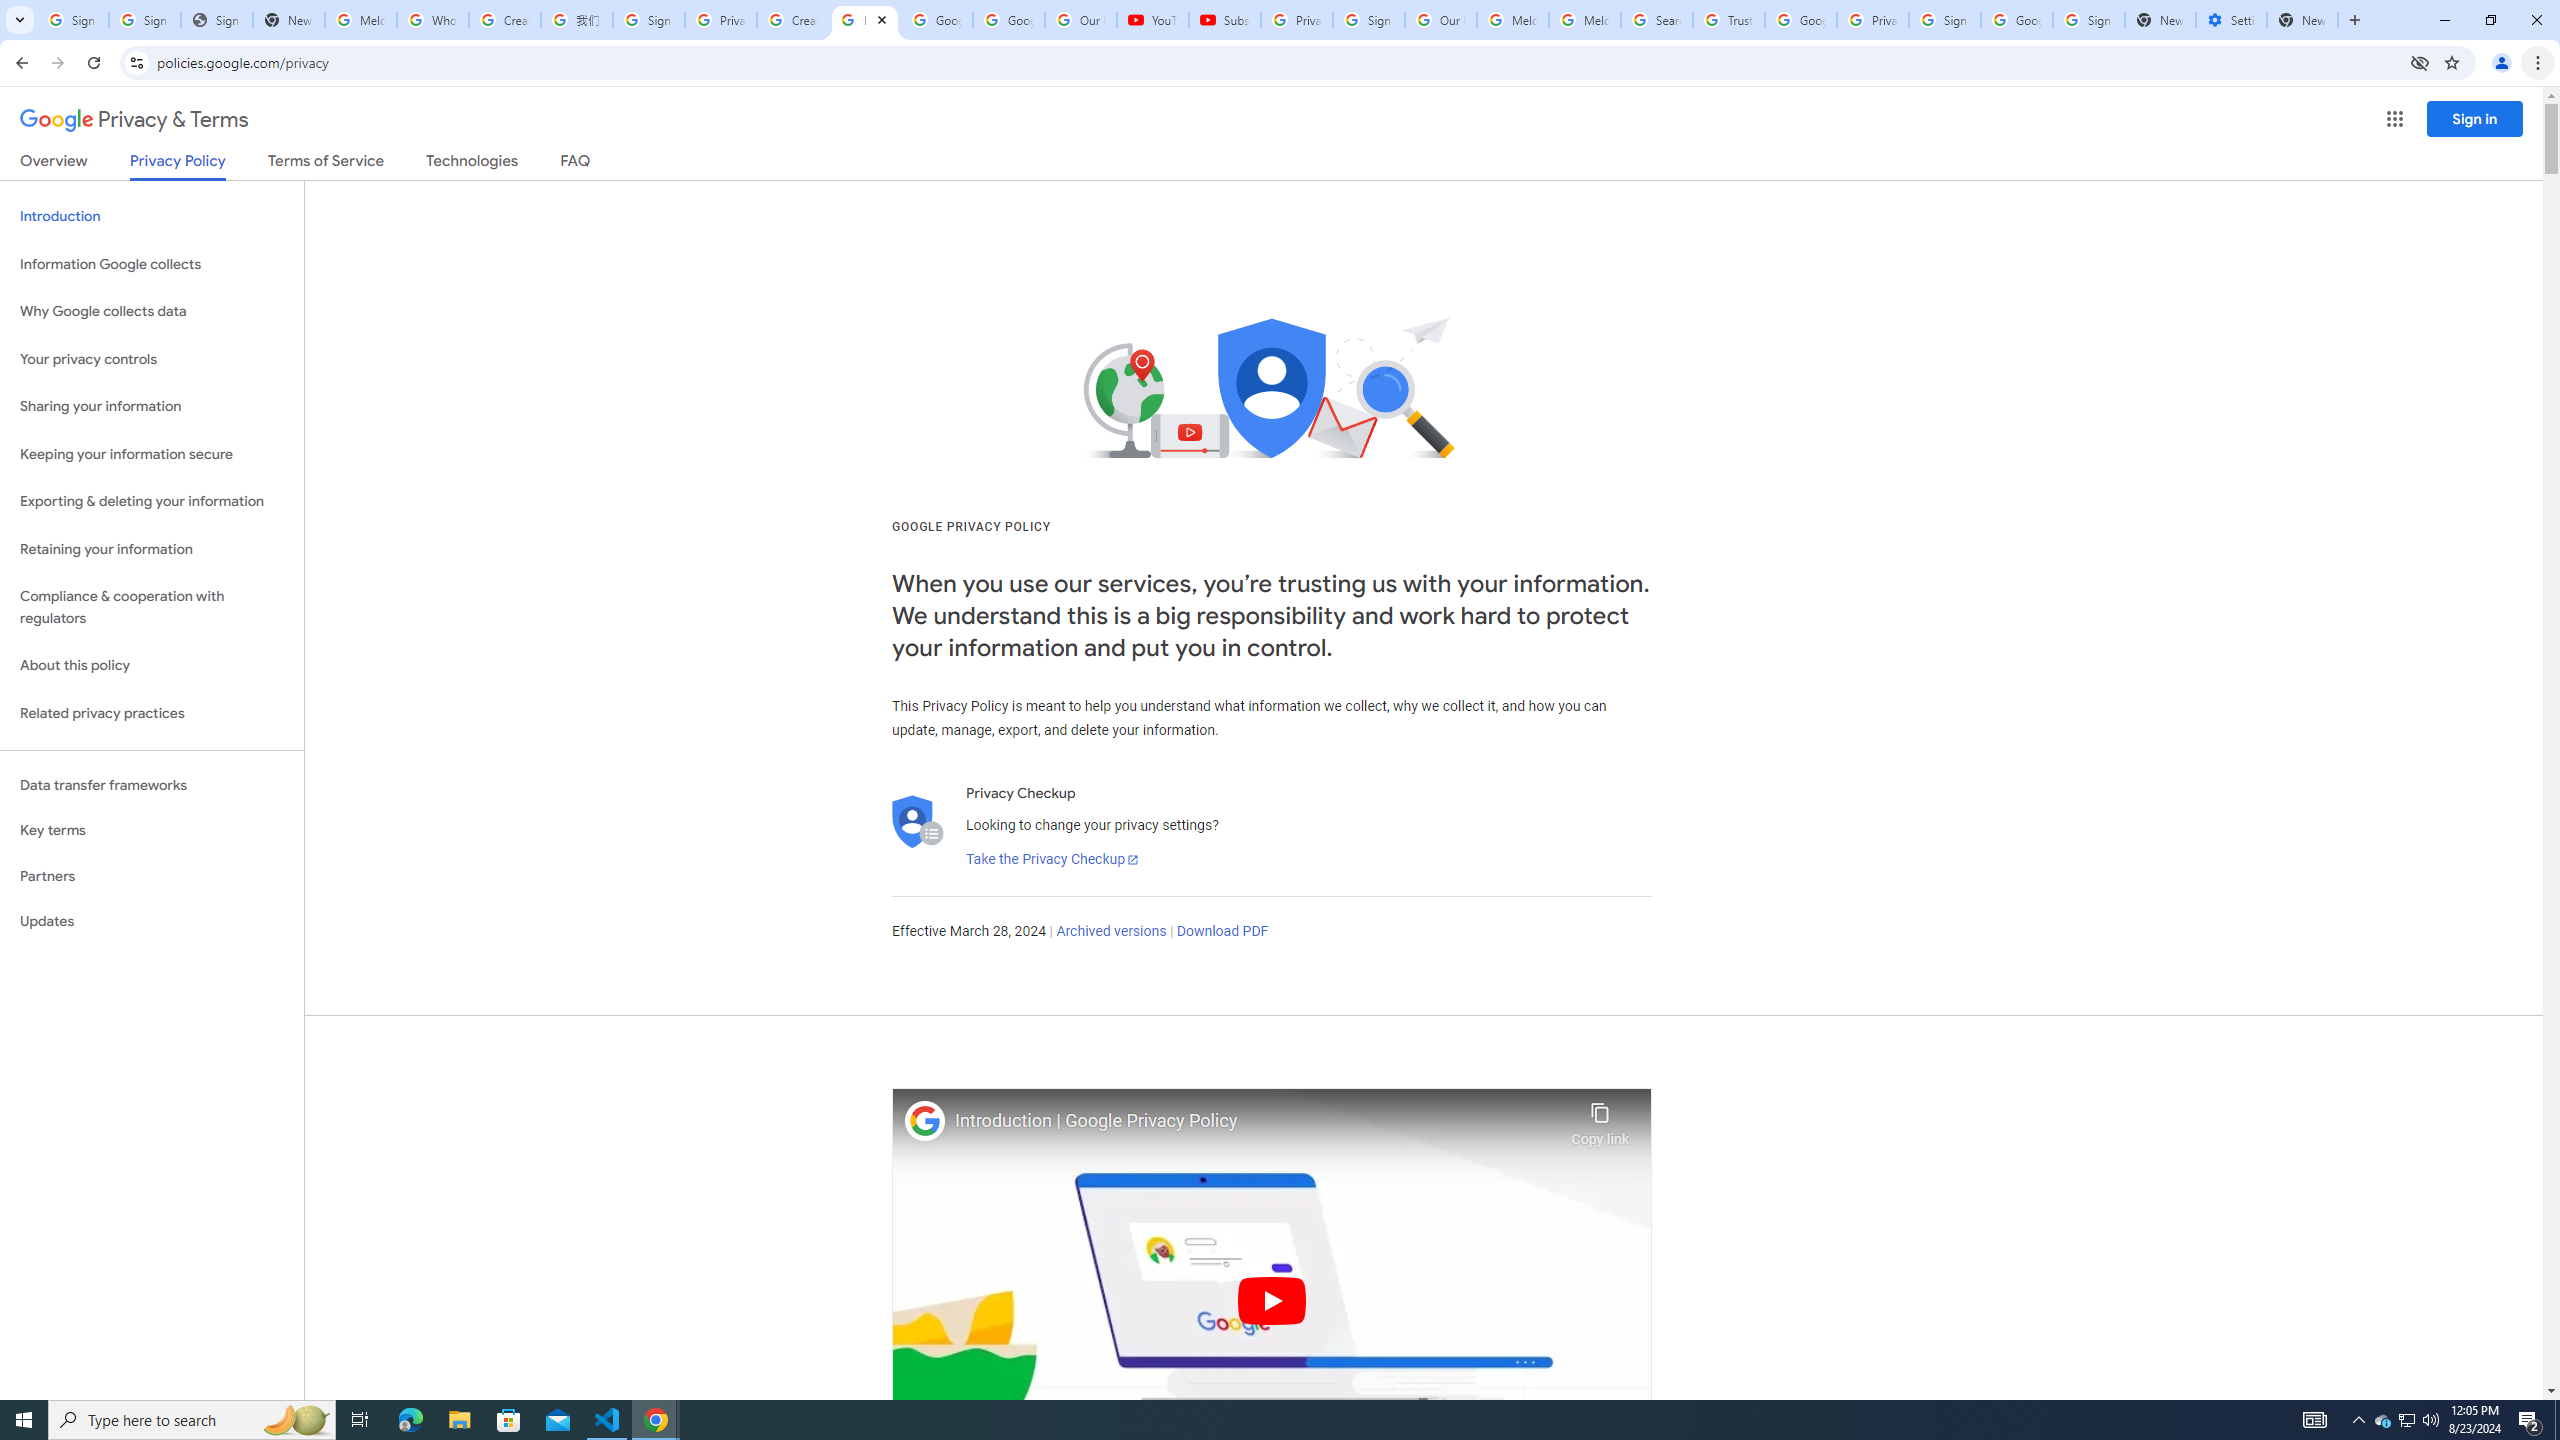  What do you see at coordinates (151, 549) in the screenshot?
I see `'Retaining your information'` at bounding box center [151, 549].